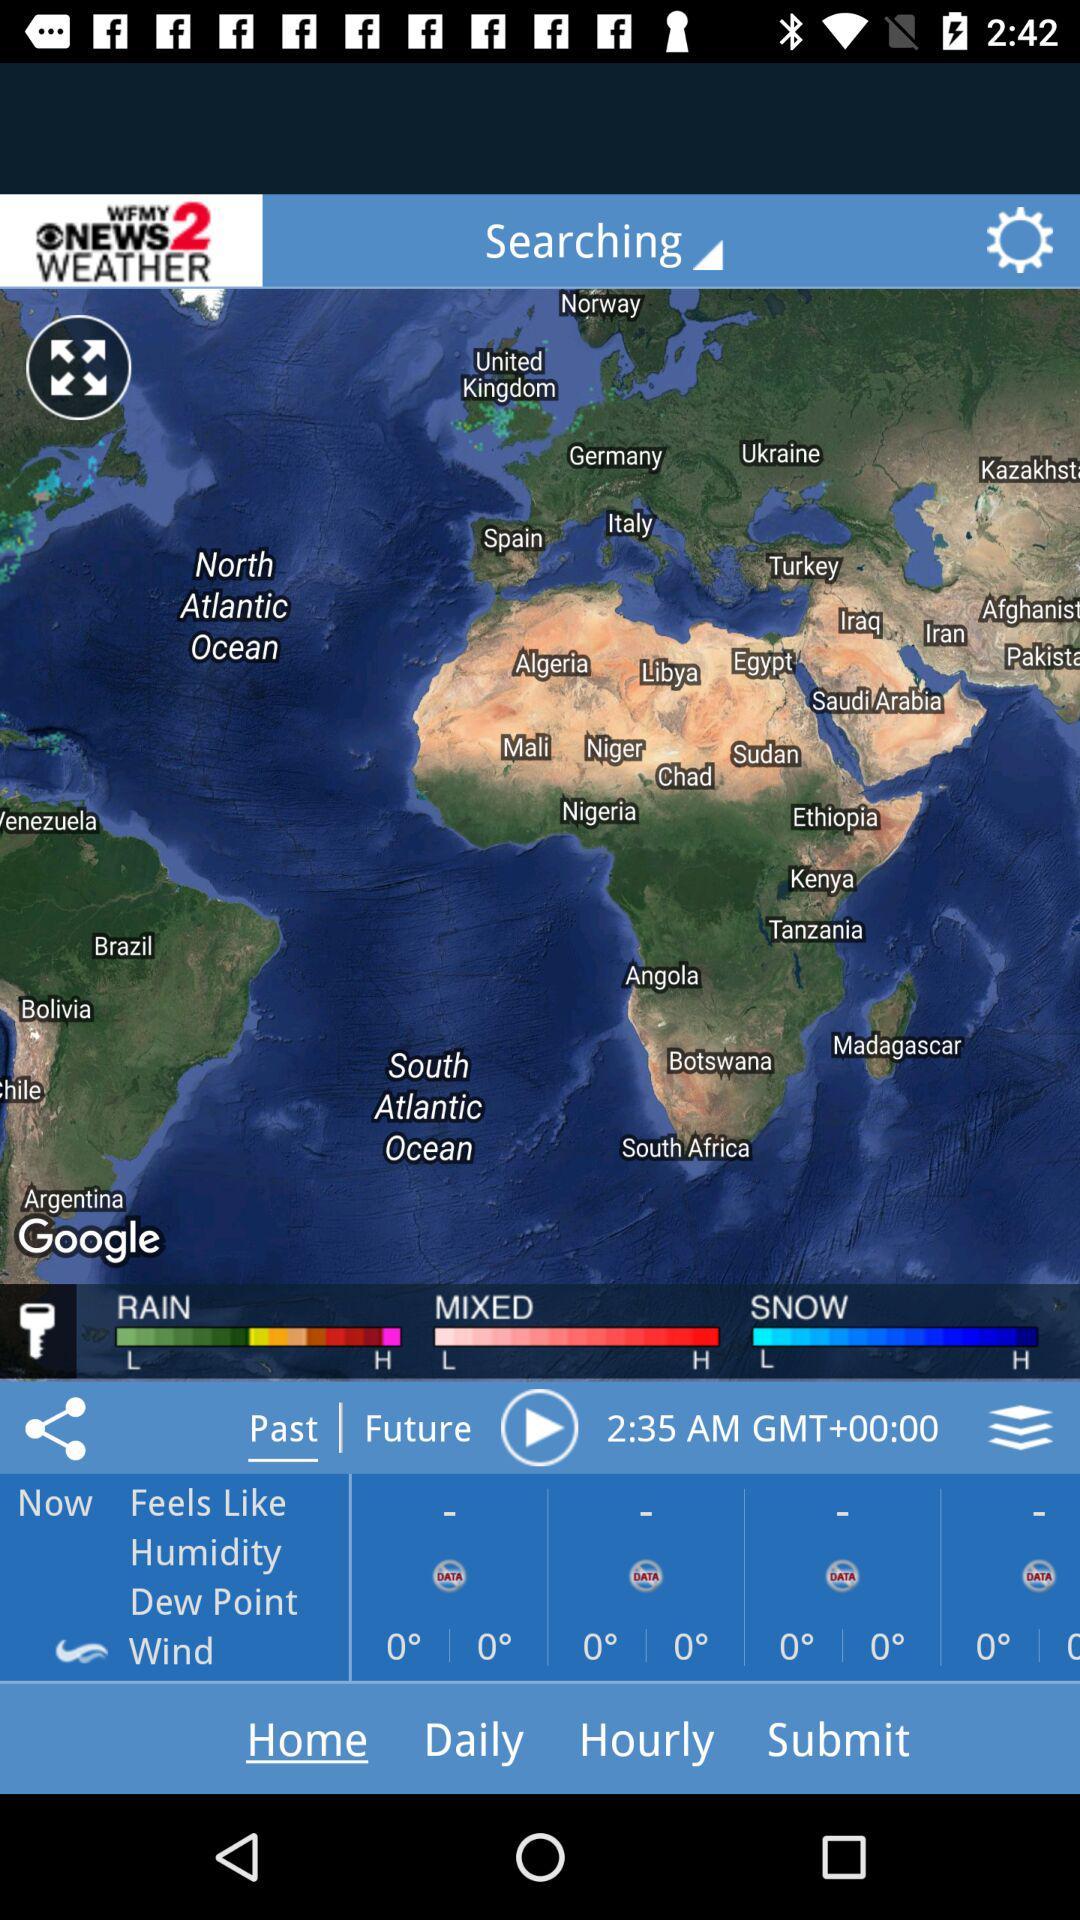 The image size is (1080, 1920). I want to click on the share icon, so click(58, 1426).